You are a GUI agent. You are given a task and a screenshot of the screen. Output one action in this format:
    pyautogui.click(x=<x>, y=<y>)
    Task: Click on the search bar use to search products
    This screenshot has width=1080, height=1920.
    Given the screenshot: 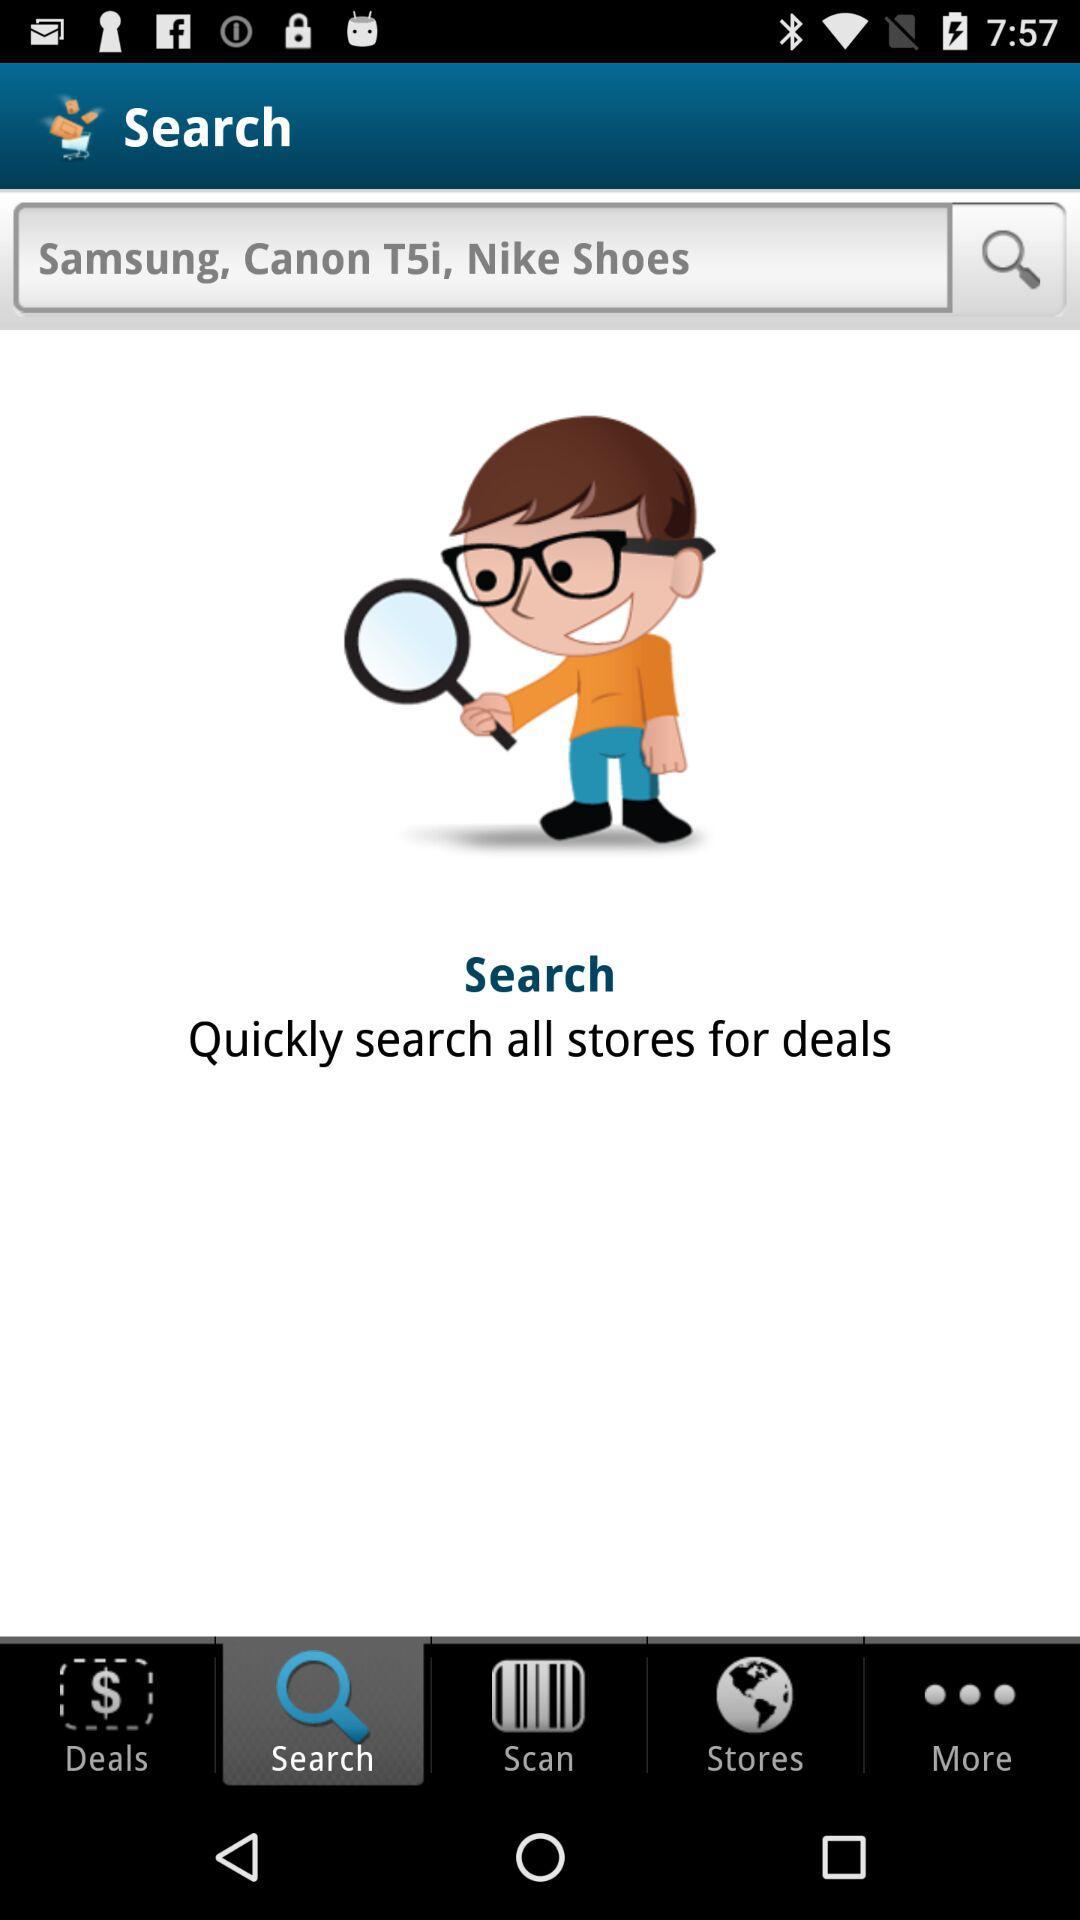 What is the action you would take?
    pyautogui.click(x=482, y=256)
    